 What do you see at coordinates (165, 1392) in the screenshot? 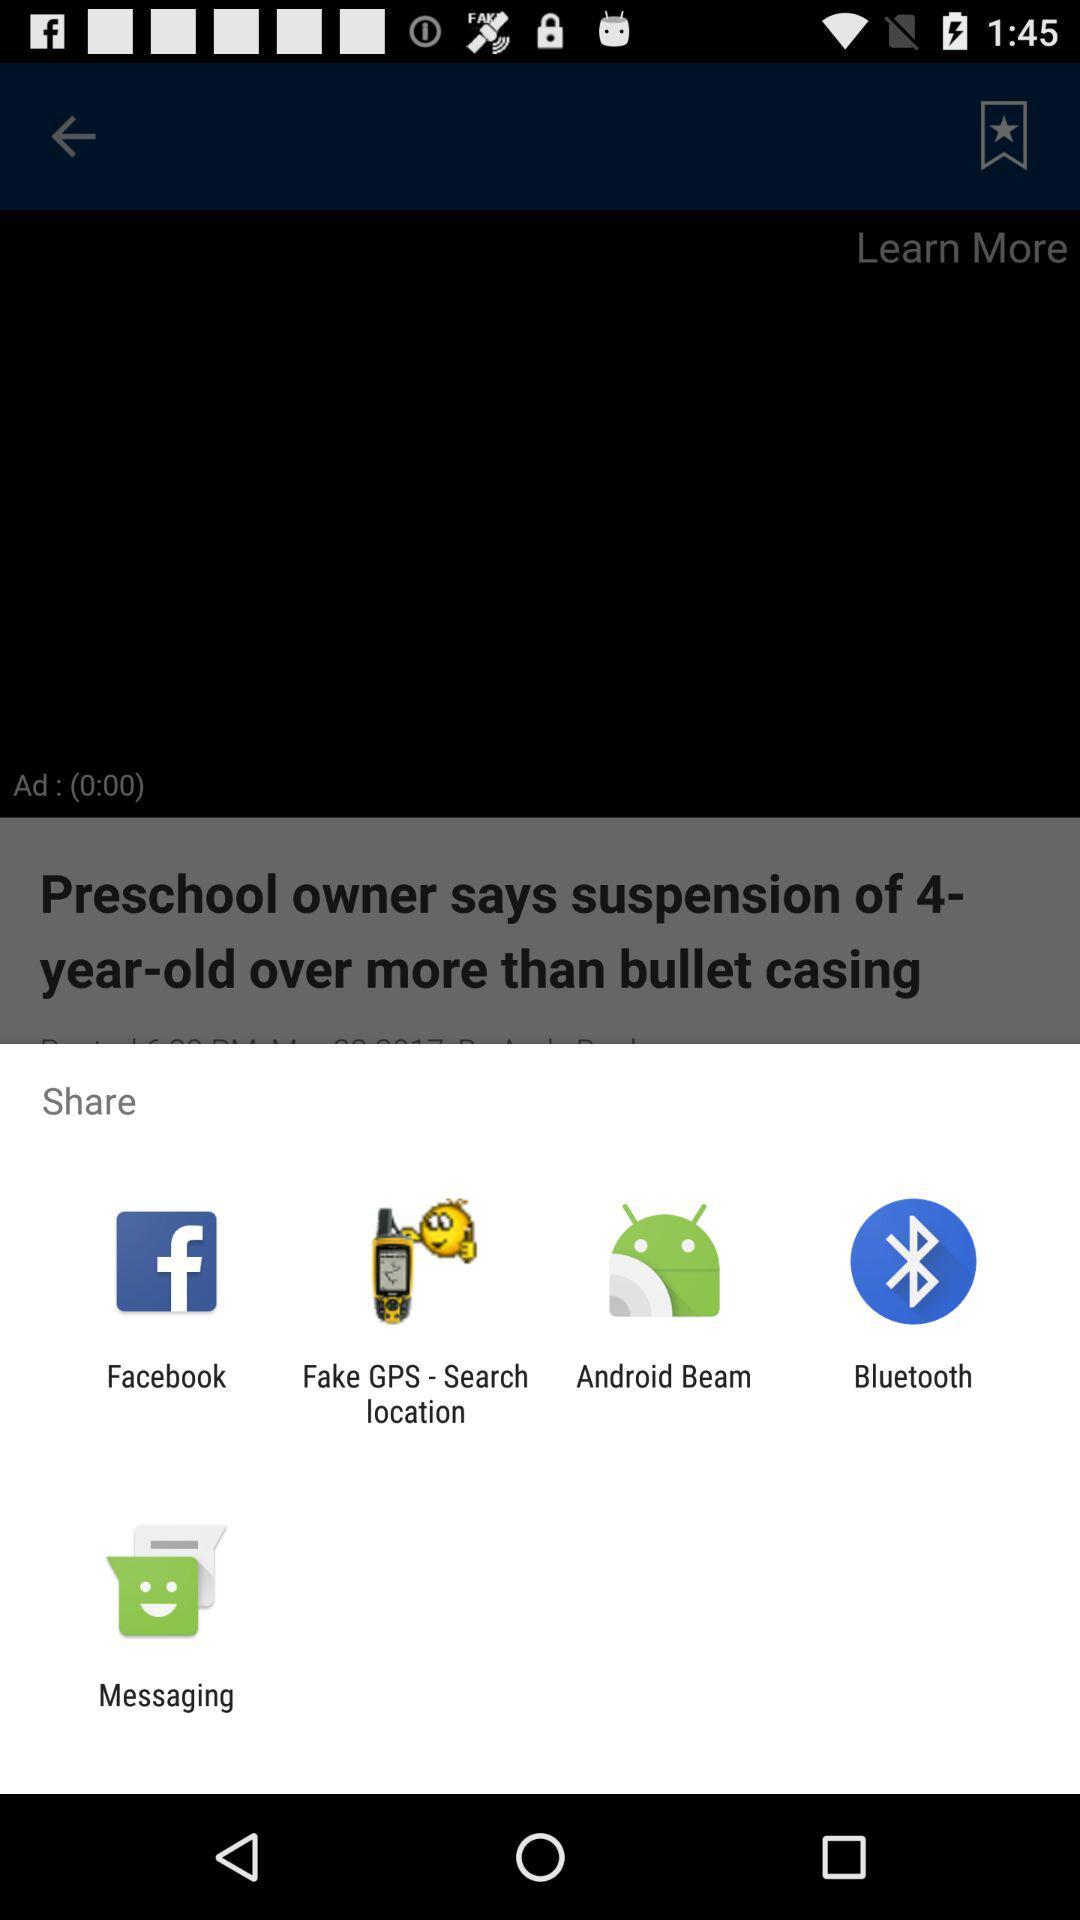
I see `the facebook icon` at bounding box center [165, 1392].